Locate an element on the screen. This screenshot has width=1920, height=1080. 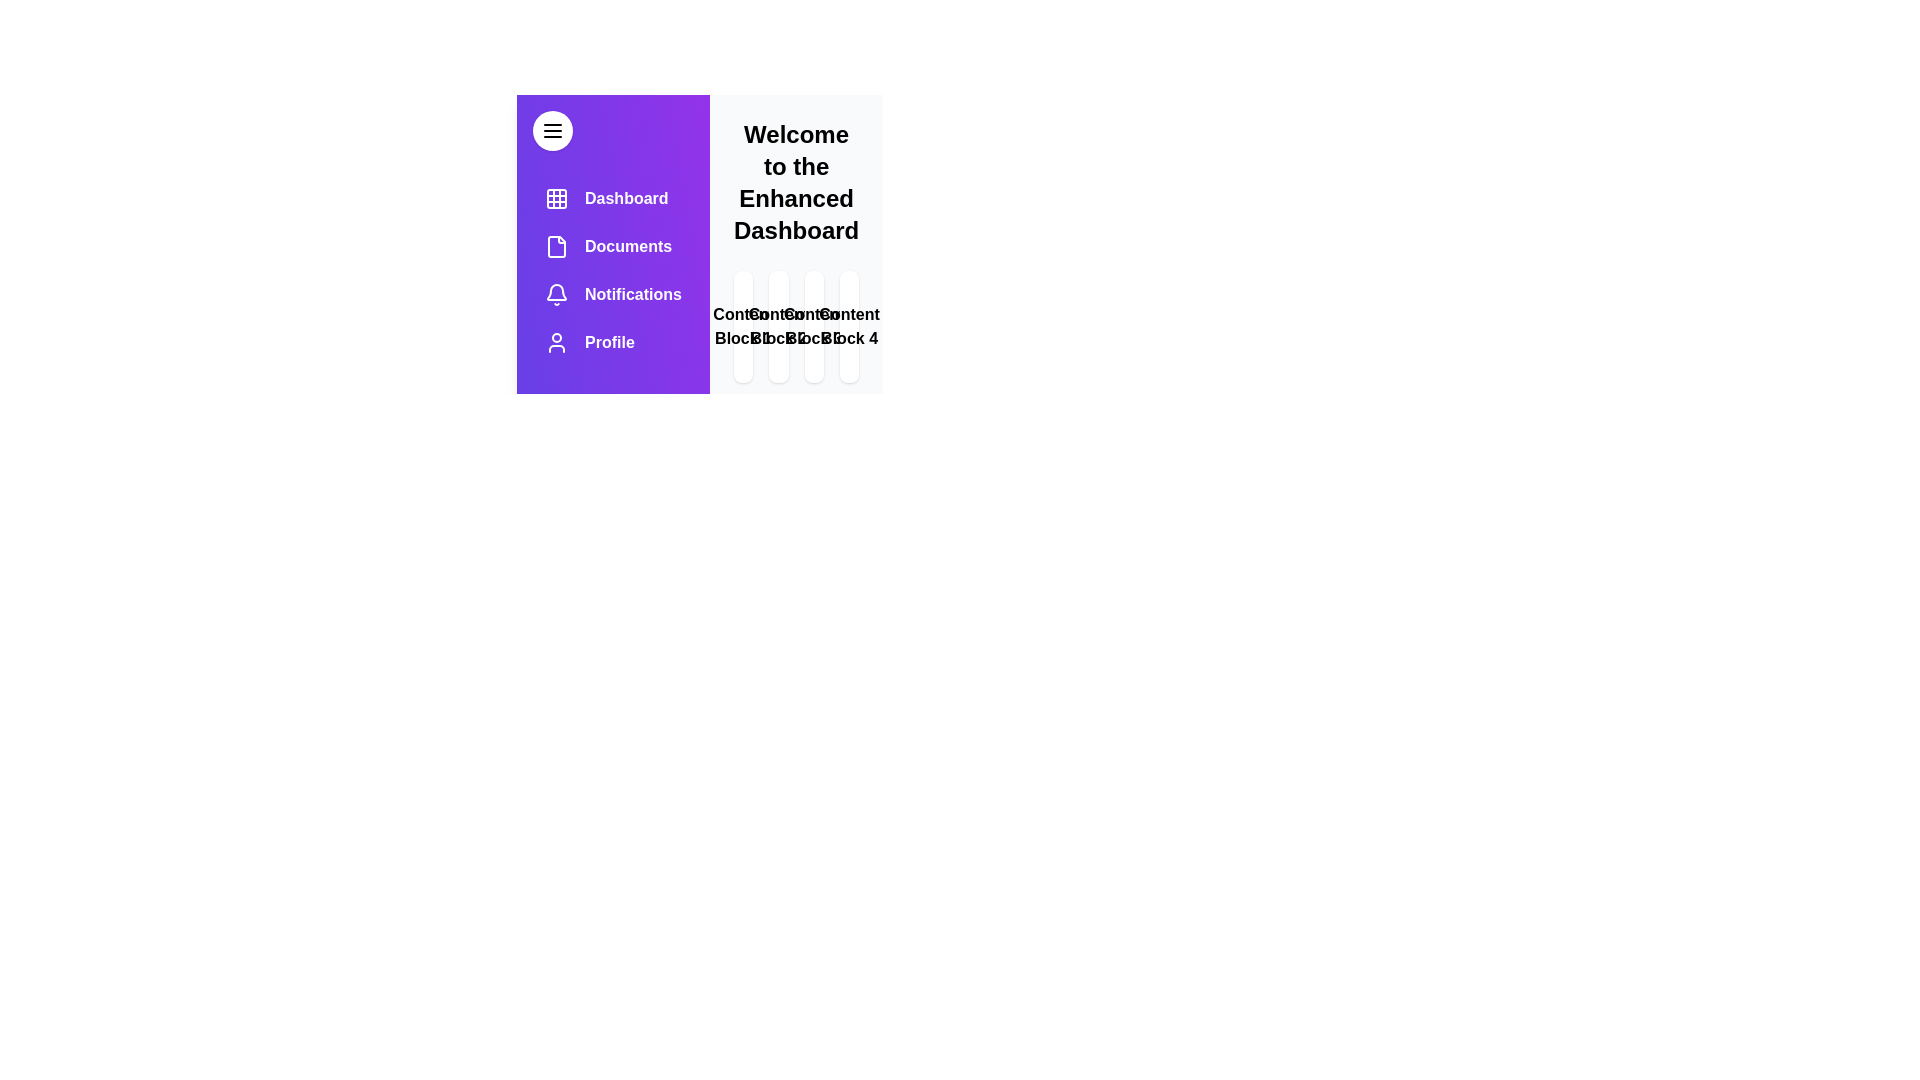
the menu item Dashboard from the drawer is located at coordinates (612, 199).